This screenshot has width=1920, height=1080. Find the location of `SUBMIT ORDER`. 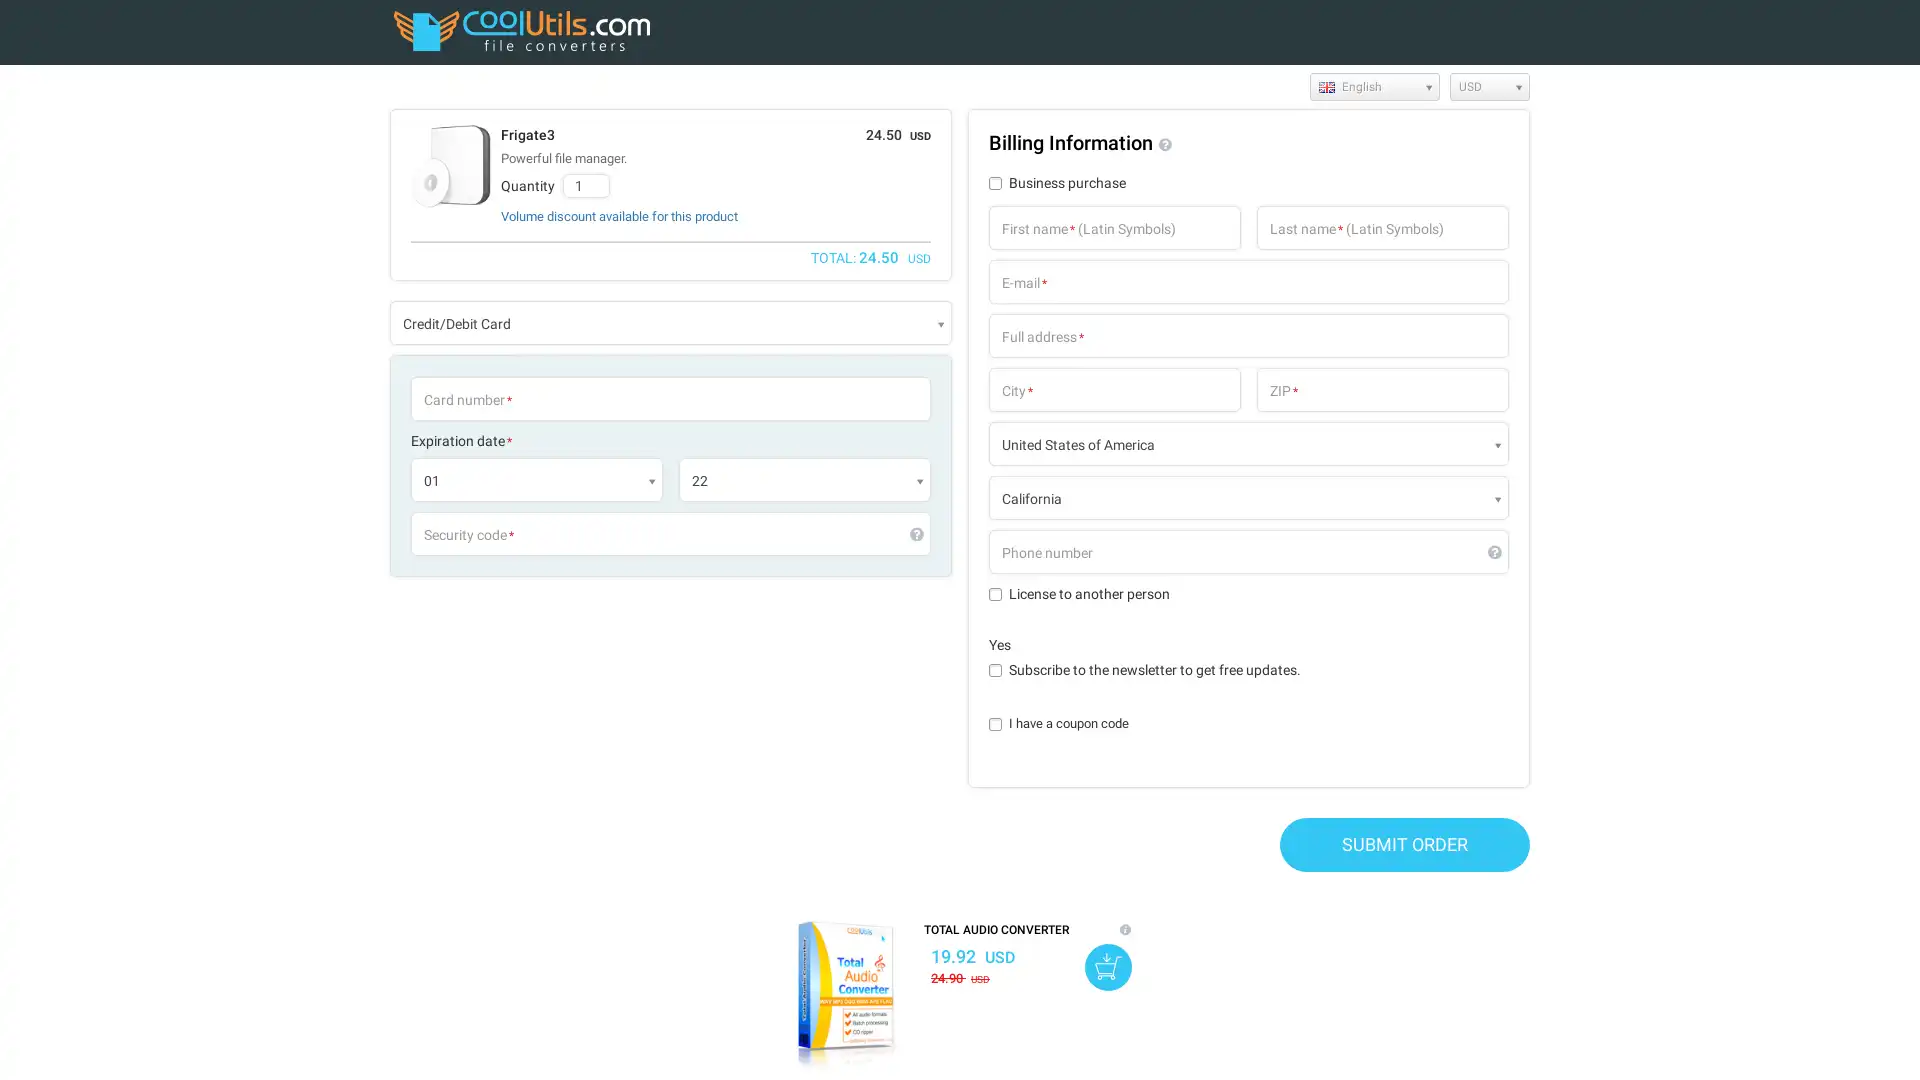

SUBMIT ORDER is located at coordinates (1404, 844).